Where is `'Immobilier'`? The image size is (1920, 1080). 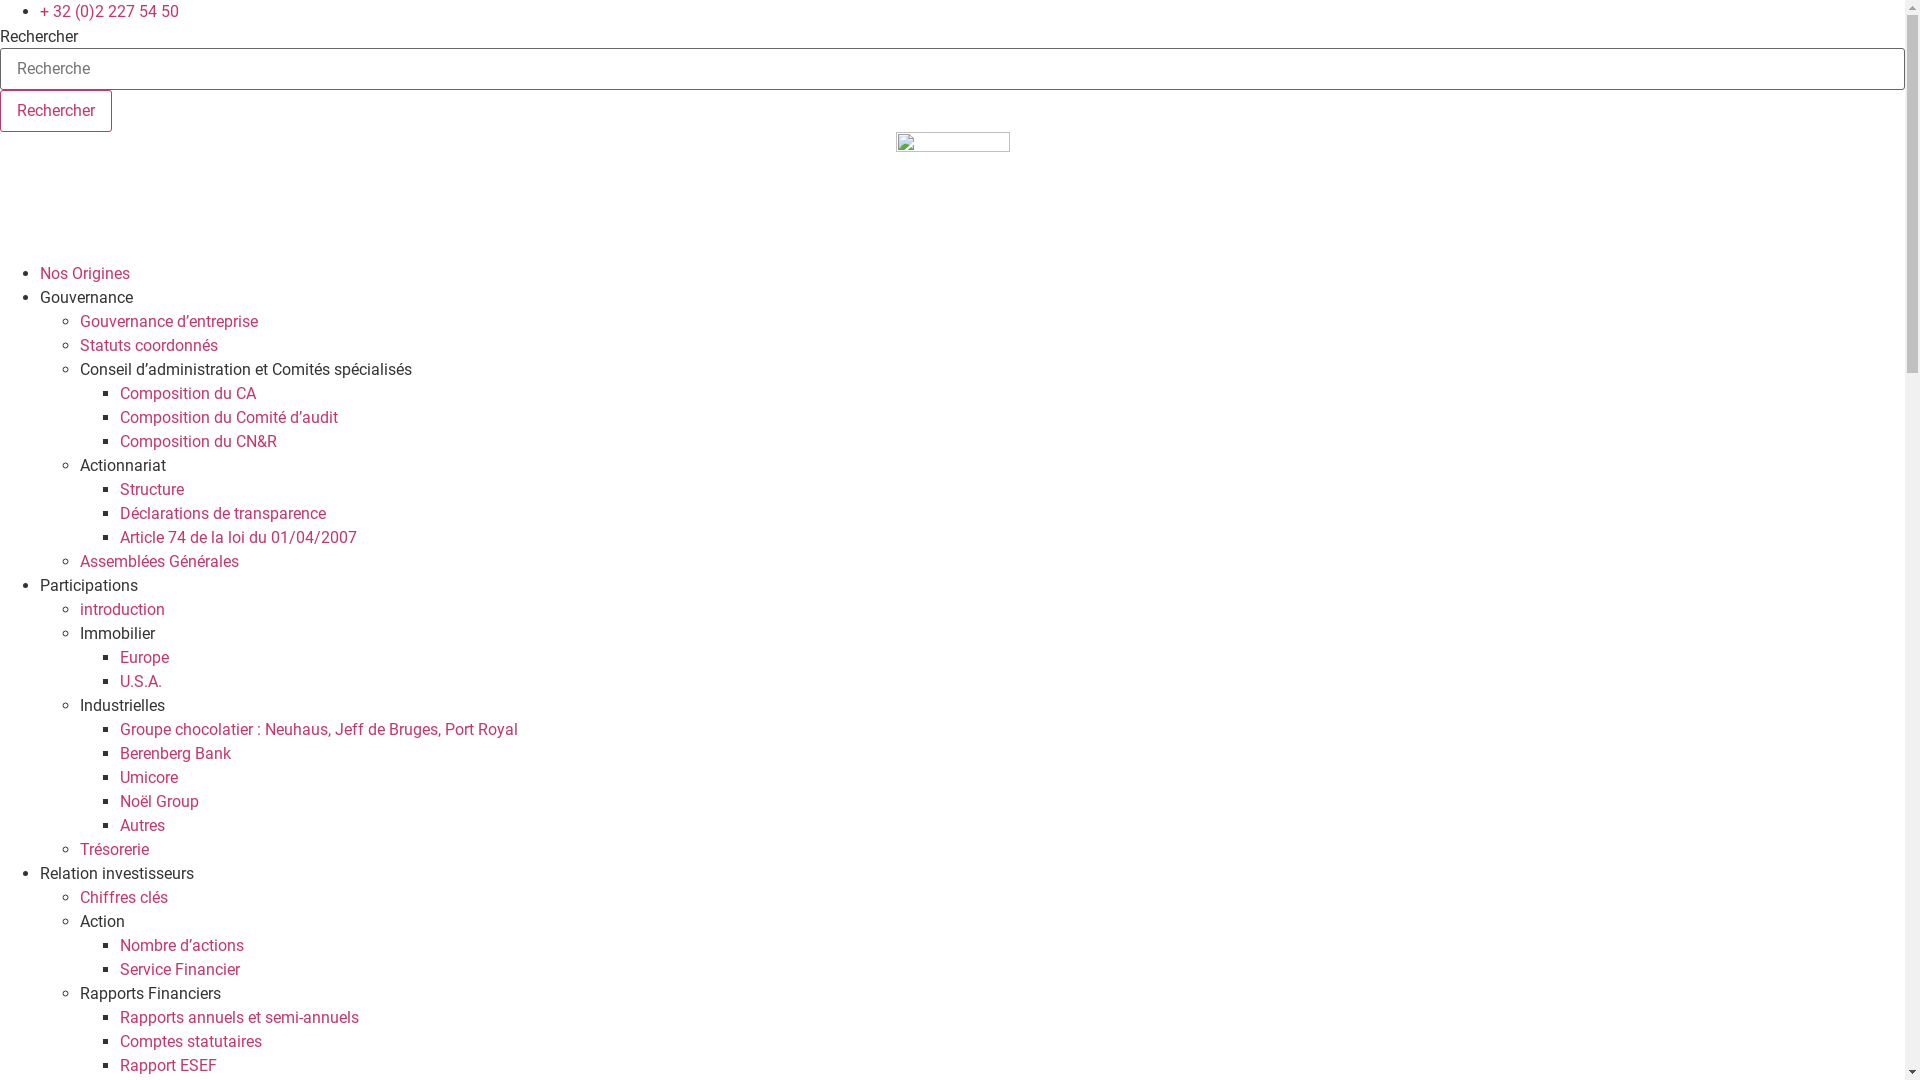
'Immobilier' is located at coordinates (116, 633).